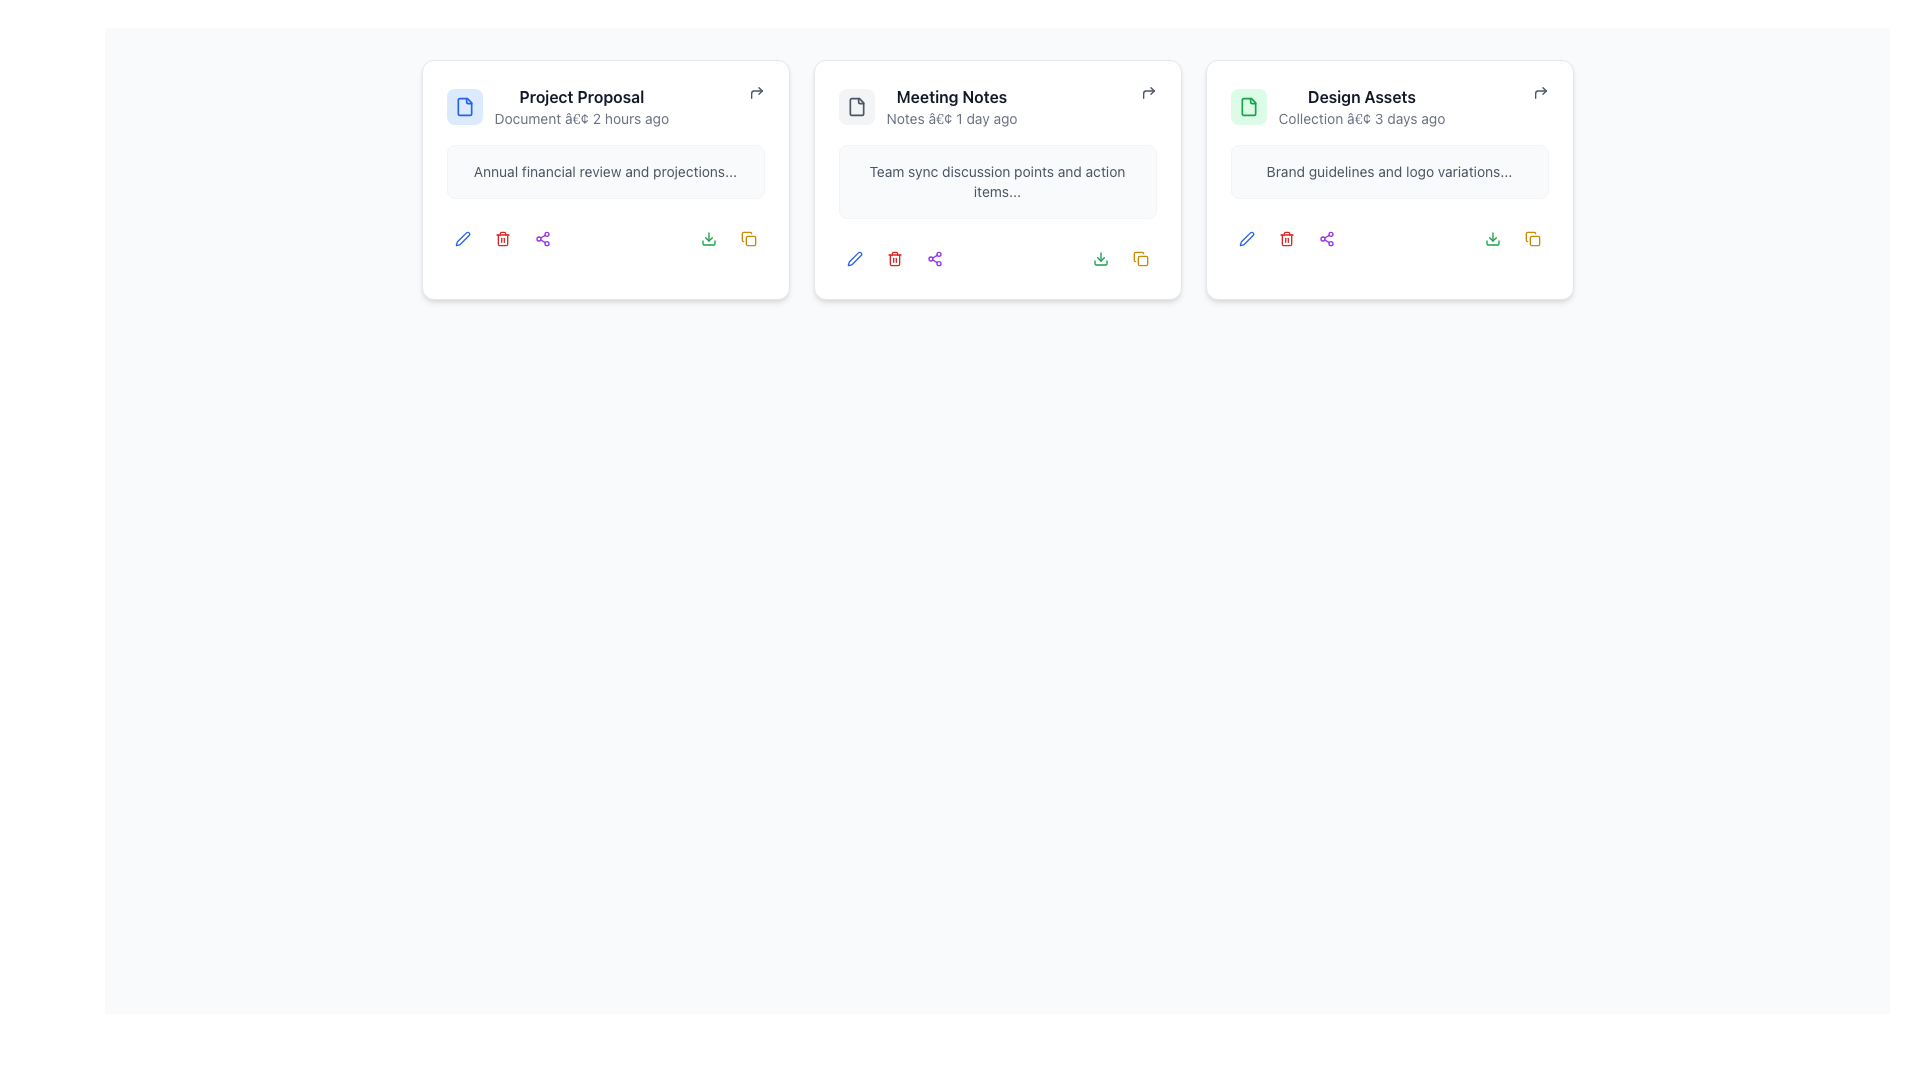 This screenshot has width=1920, height=1080. Describe the element at coordinates (1099, 257) in the screenshot. I see `the small green download icon located at the bottom right corner of the 'Meeting Notes' card to initiate a download` at that location.